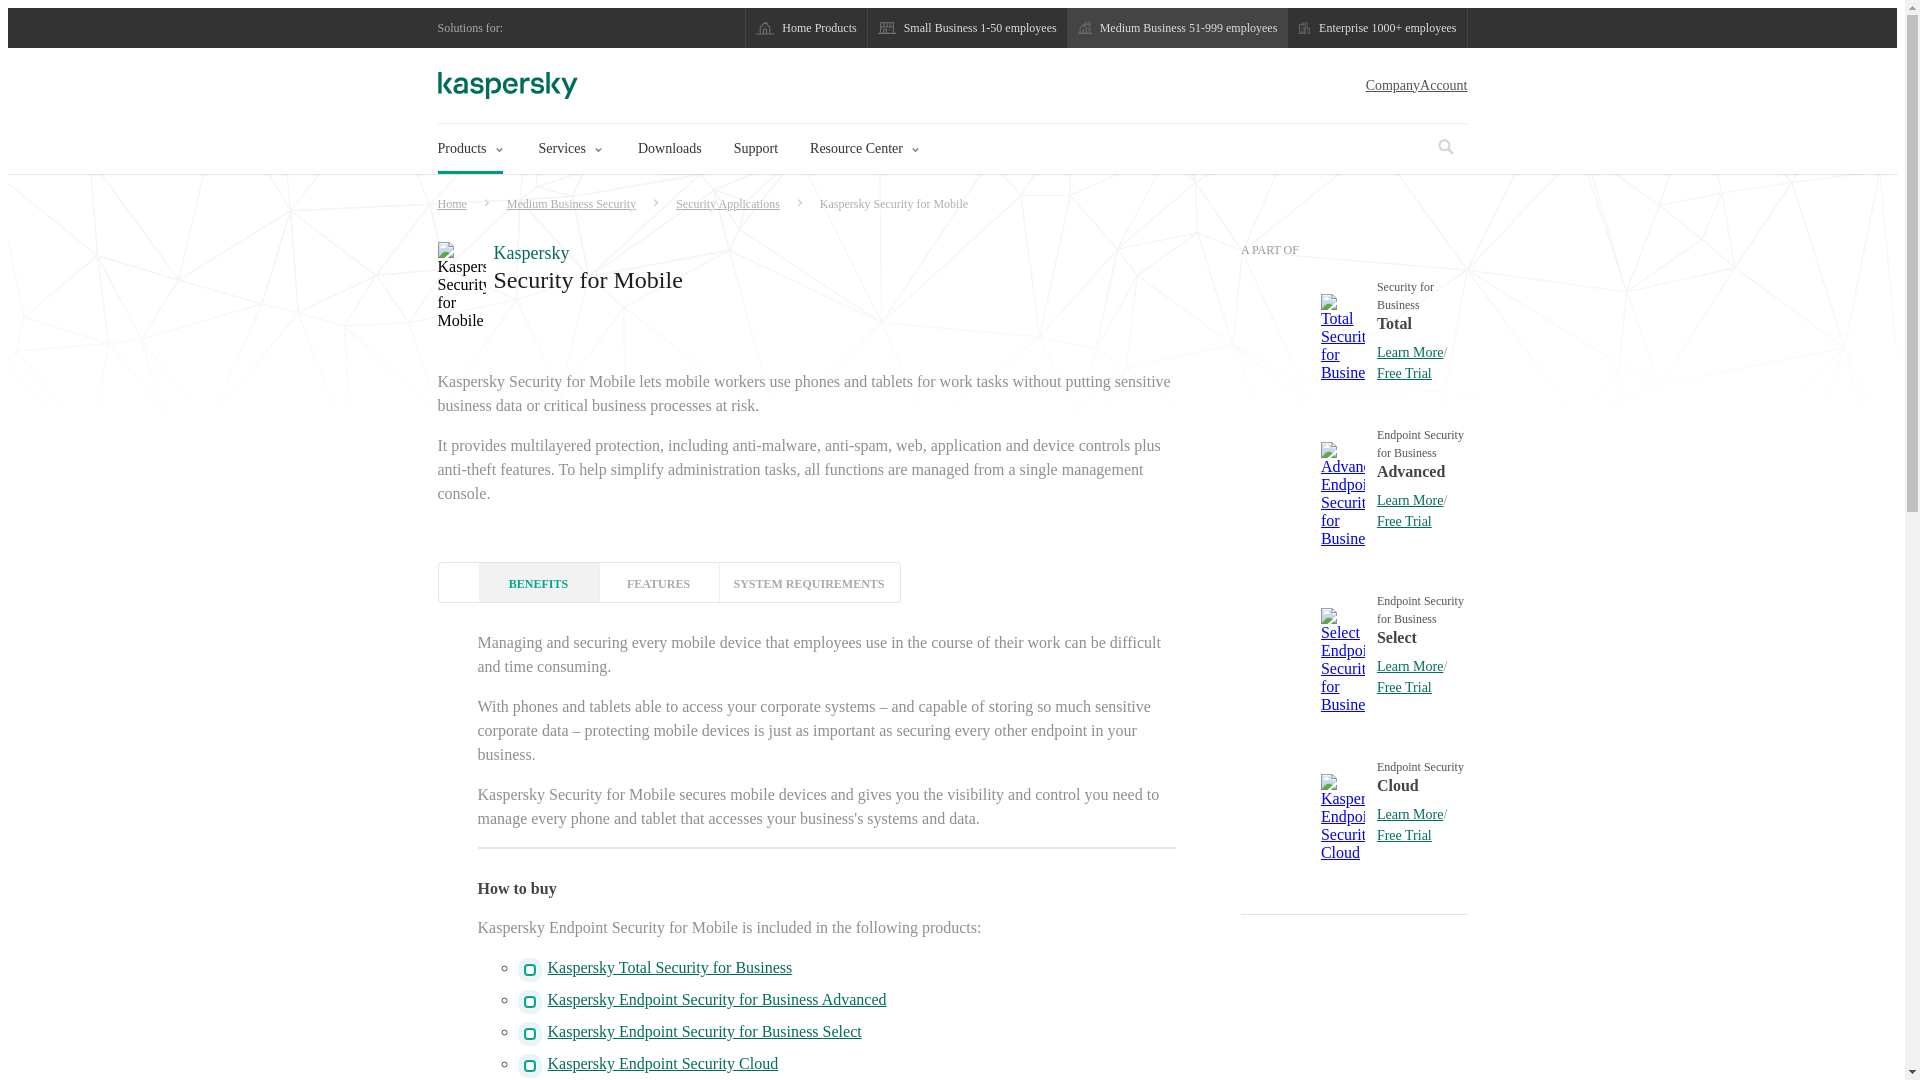 The image size is (1920, 1080). What do you see at coordinates (570, 203) in the screenshot?
I see `'Medium Business Security'` at bounding box center [570, 203].